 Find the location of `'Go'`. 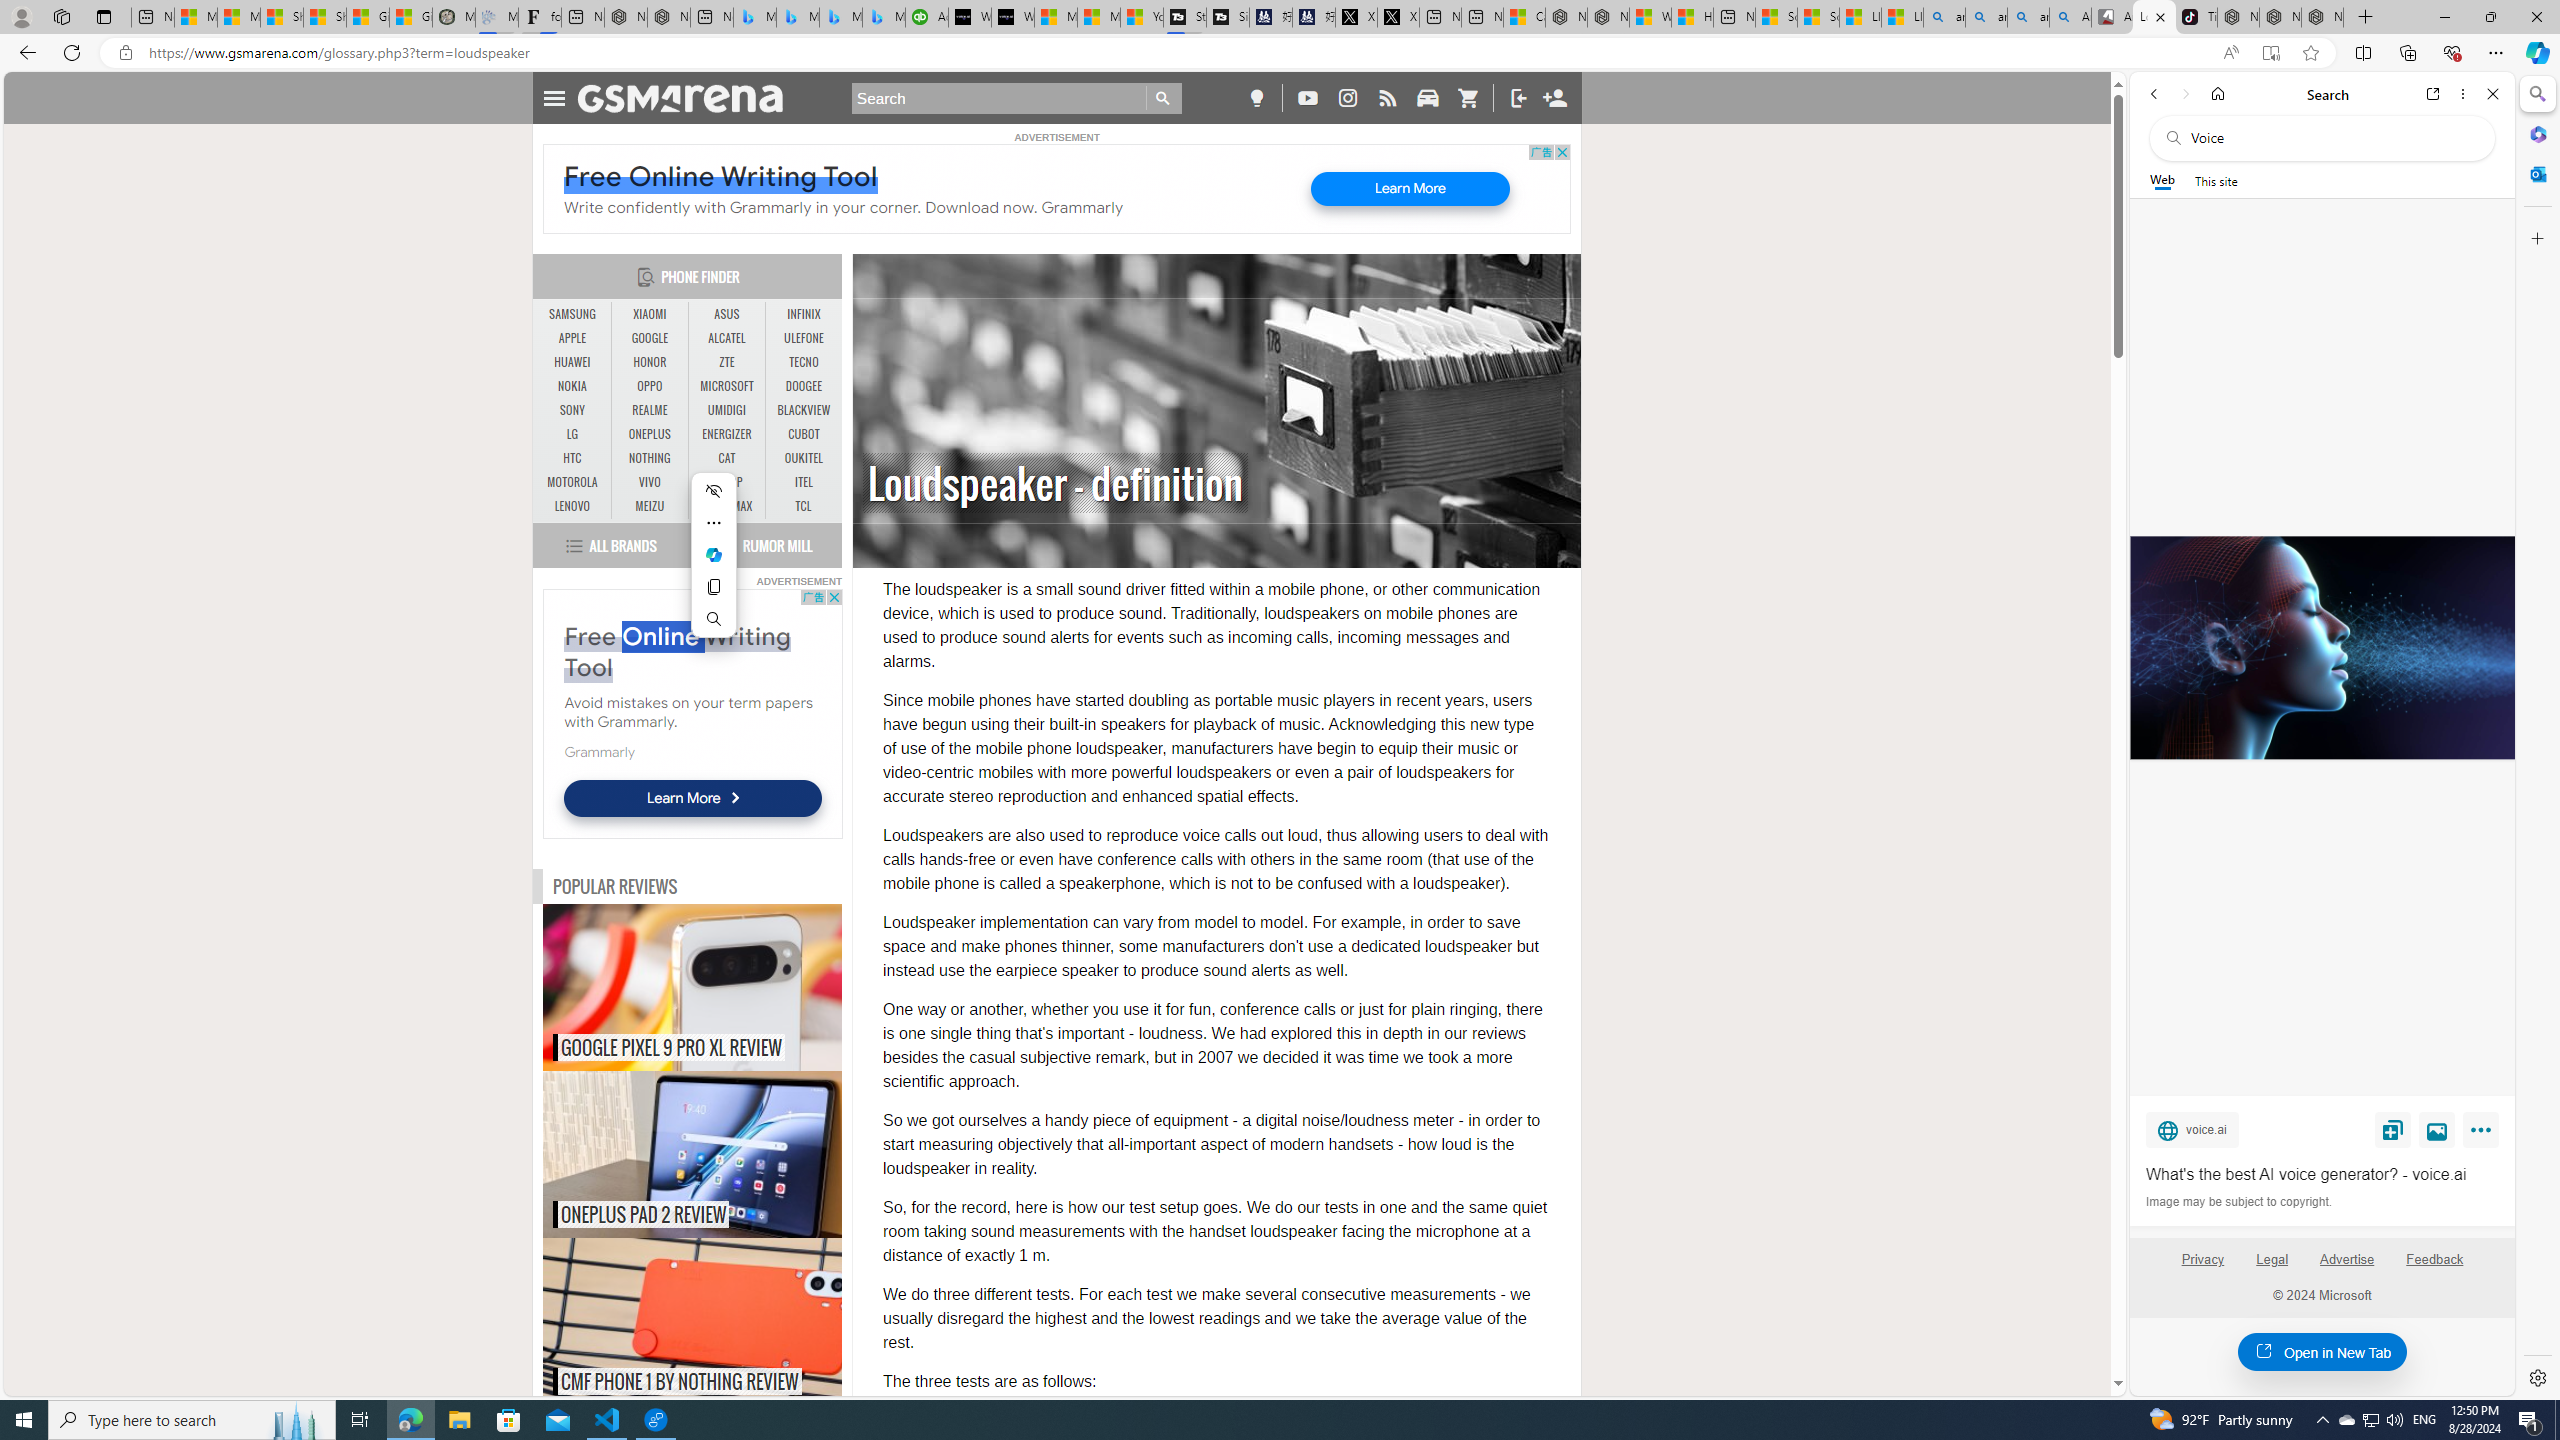

'Go' is located at coordinates (1163, 97).